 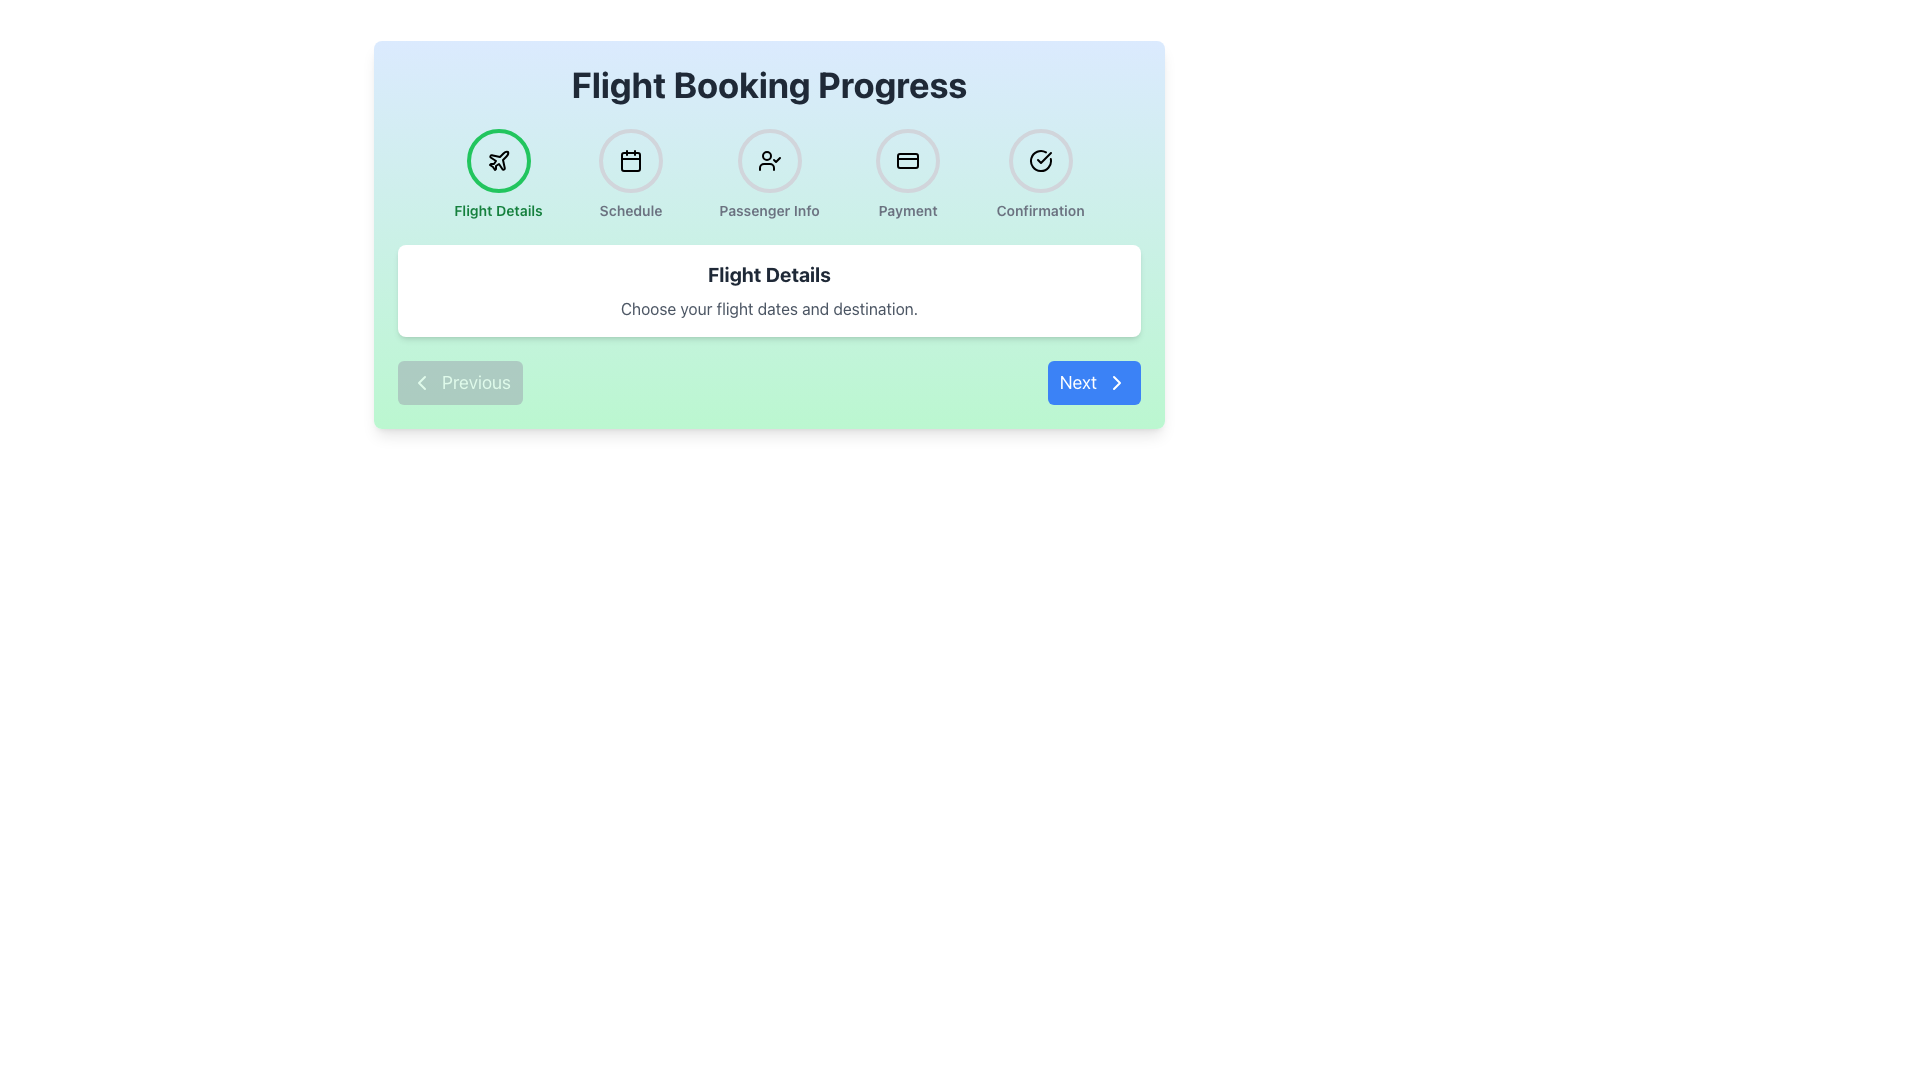 I want to click on the 'Flight Details' text label, which is displayed in a green font and is positioned below an airplane icon in the navigation bar, so click(x=498, y=211).